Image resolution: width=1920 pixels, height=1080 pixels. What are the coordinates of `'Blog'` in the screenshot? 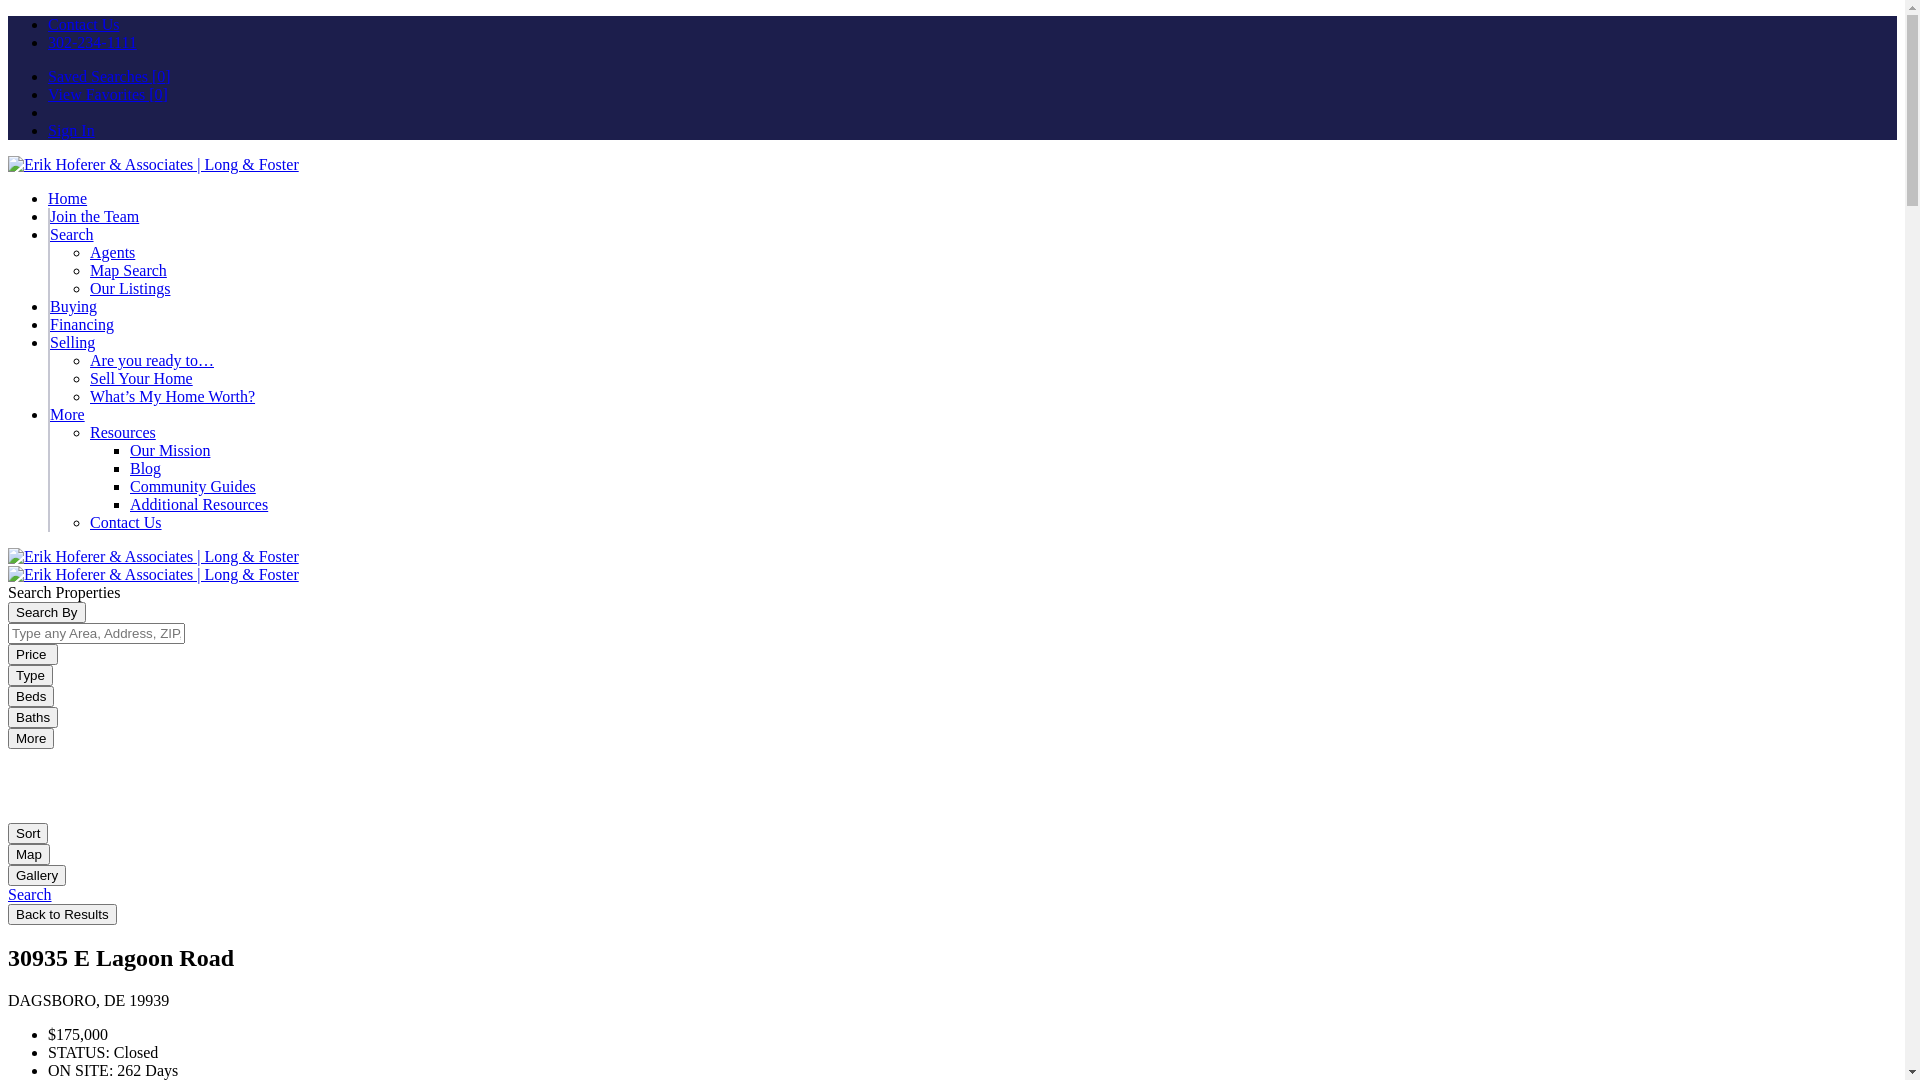 It's located at (144, 468).